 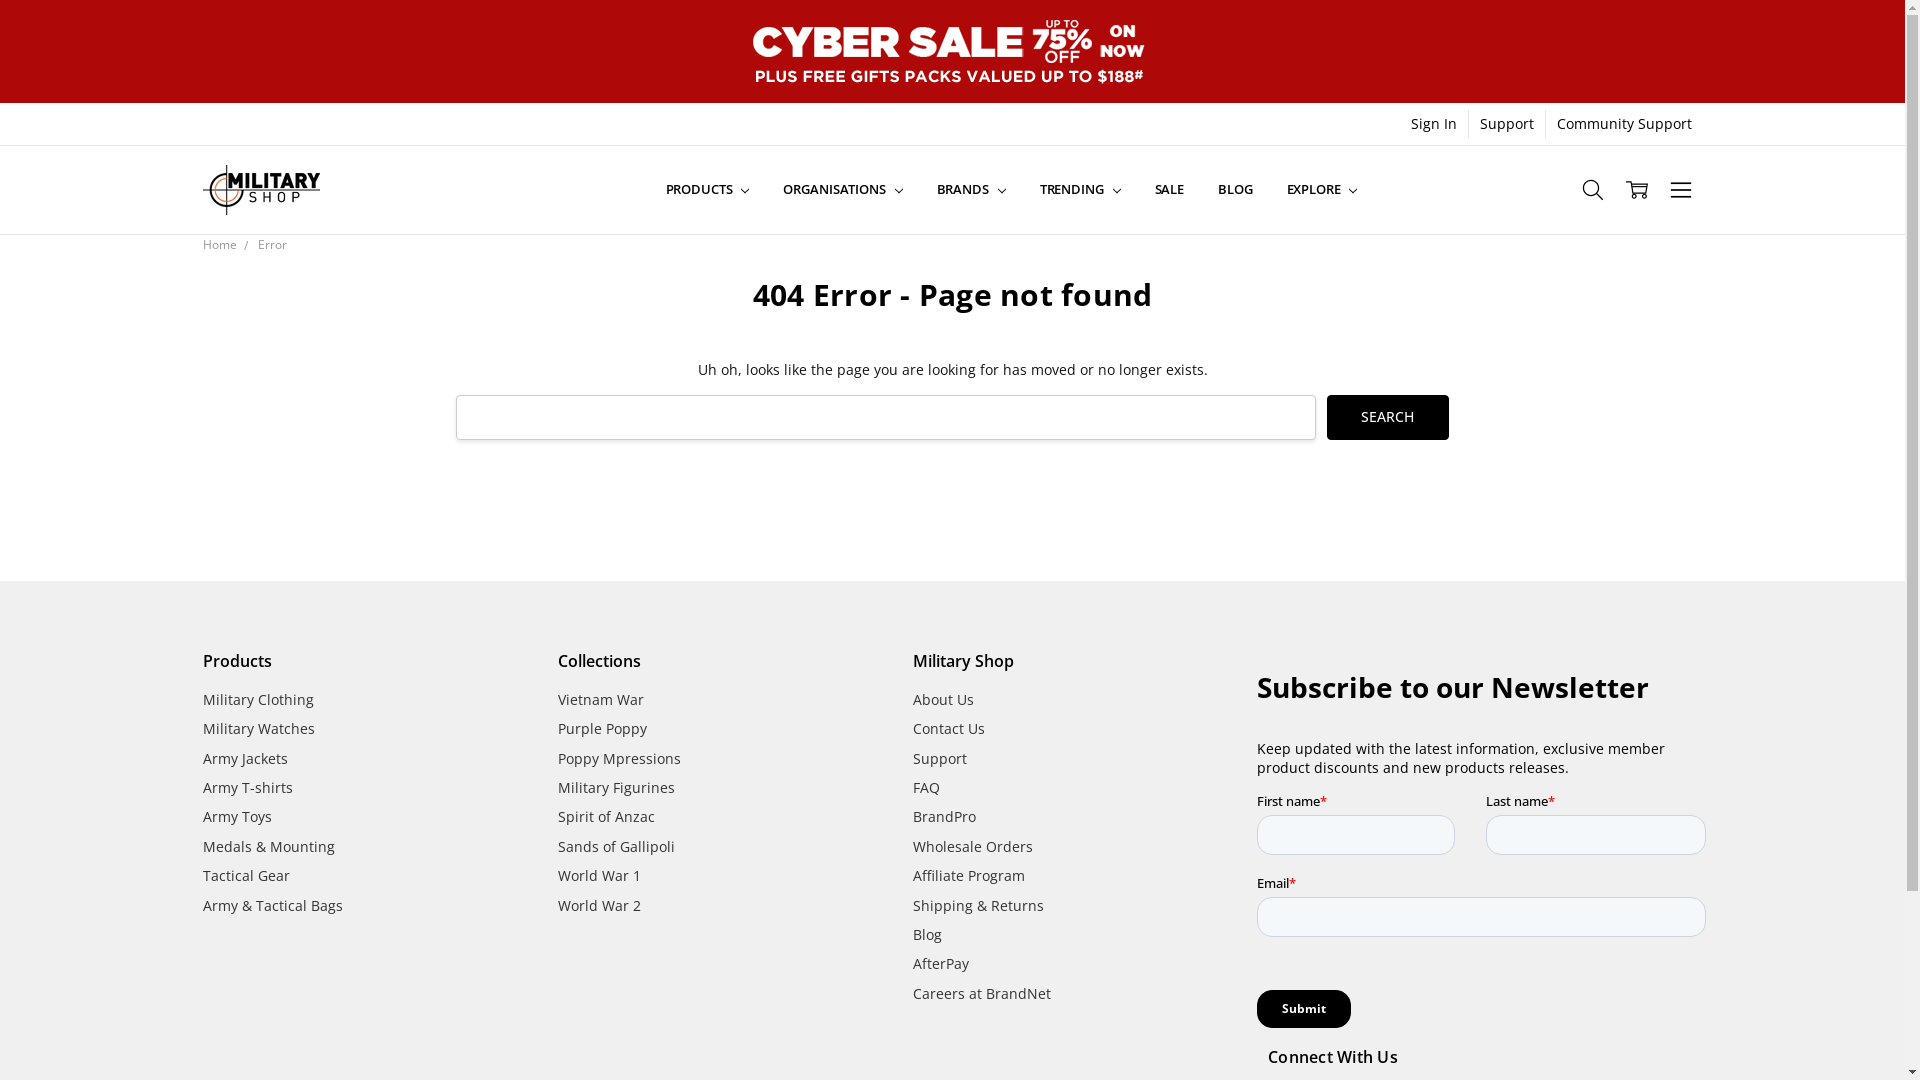 What do you see at coordinates (615, 786) in the screenshot?
I see `'Military Figurines'` at bounding box center [615, 786].